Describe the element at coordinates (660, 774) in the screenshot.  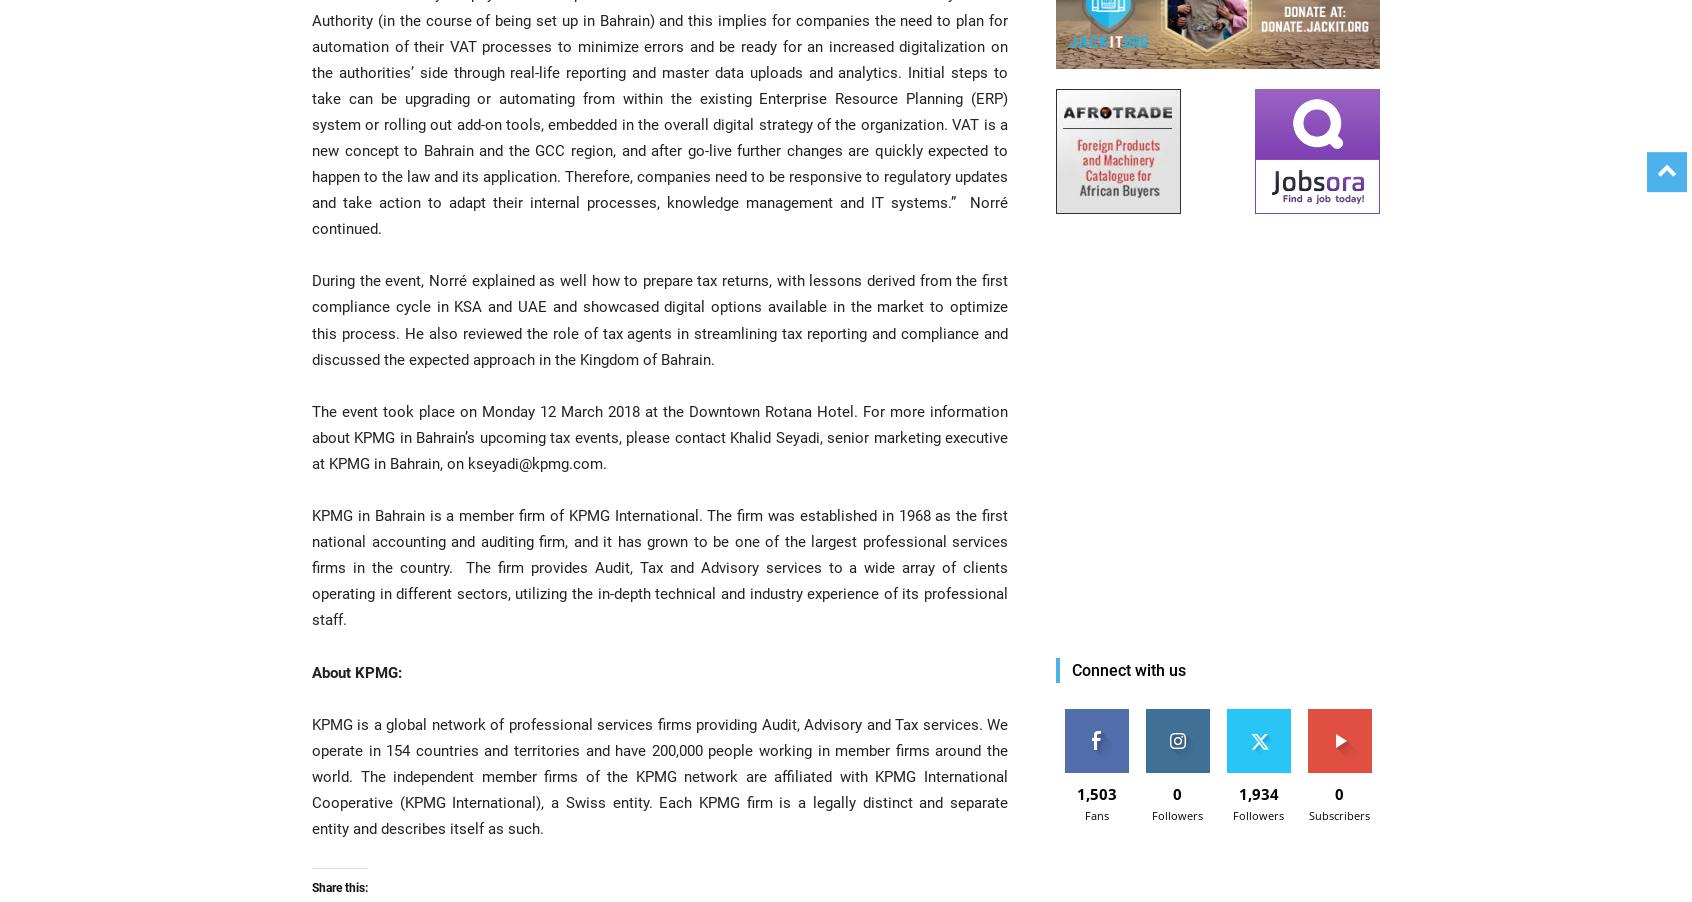
I see `'KPMG is a global network of professional services firms providing Audit, Advisory and Tax services. We operate in 154 countries and territories and have 200,000 people working in member firms around the world. The independent member firms of the KPMG network are affiliated with KPMG International Cooperative (KPMG International), a Swiss entity. Each KPMG firm is a legally distinct and separate entity and describes itself as such.'` at that location.